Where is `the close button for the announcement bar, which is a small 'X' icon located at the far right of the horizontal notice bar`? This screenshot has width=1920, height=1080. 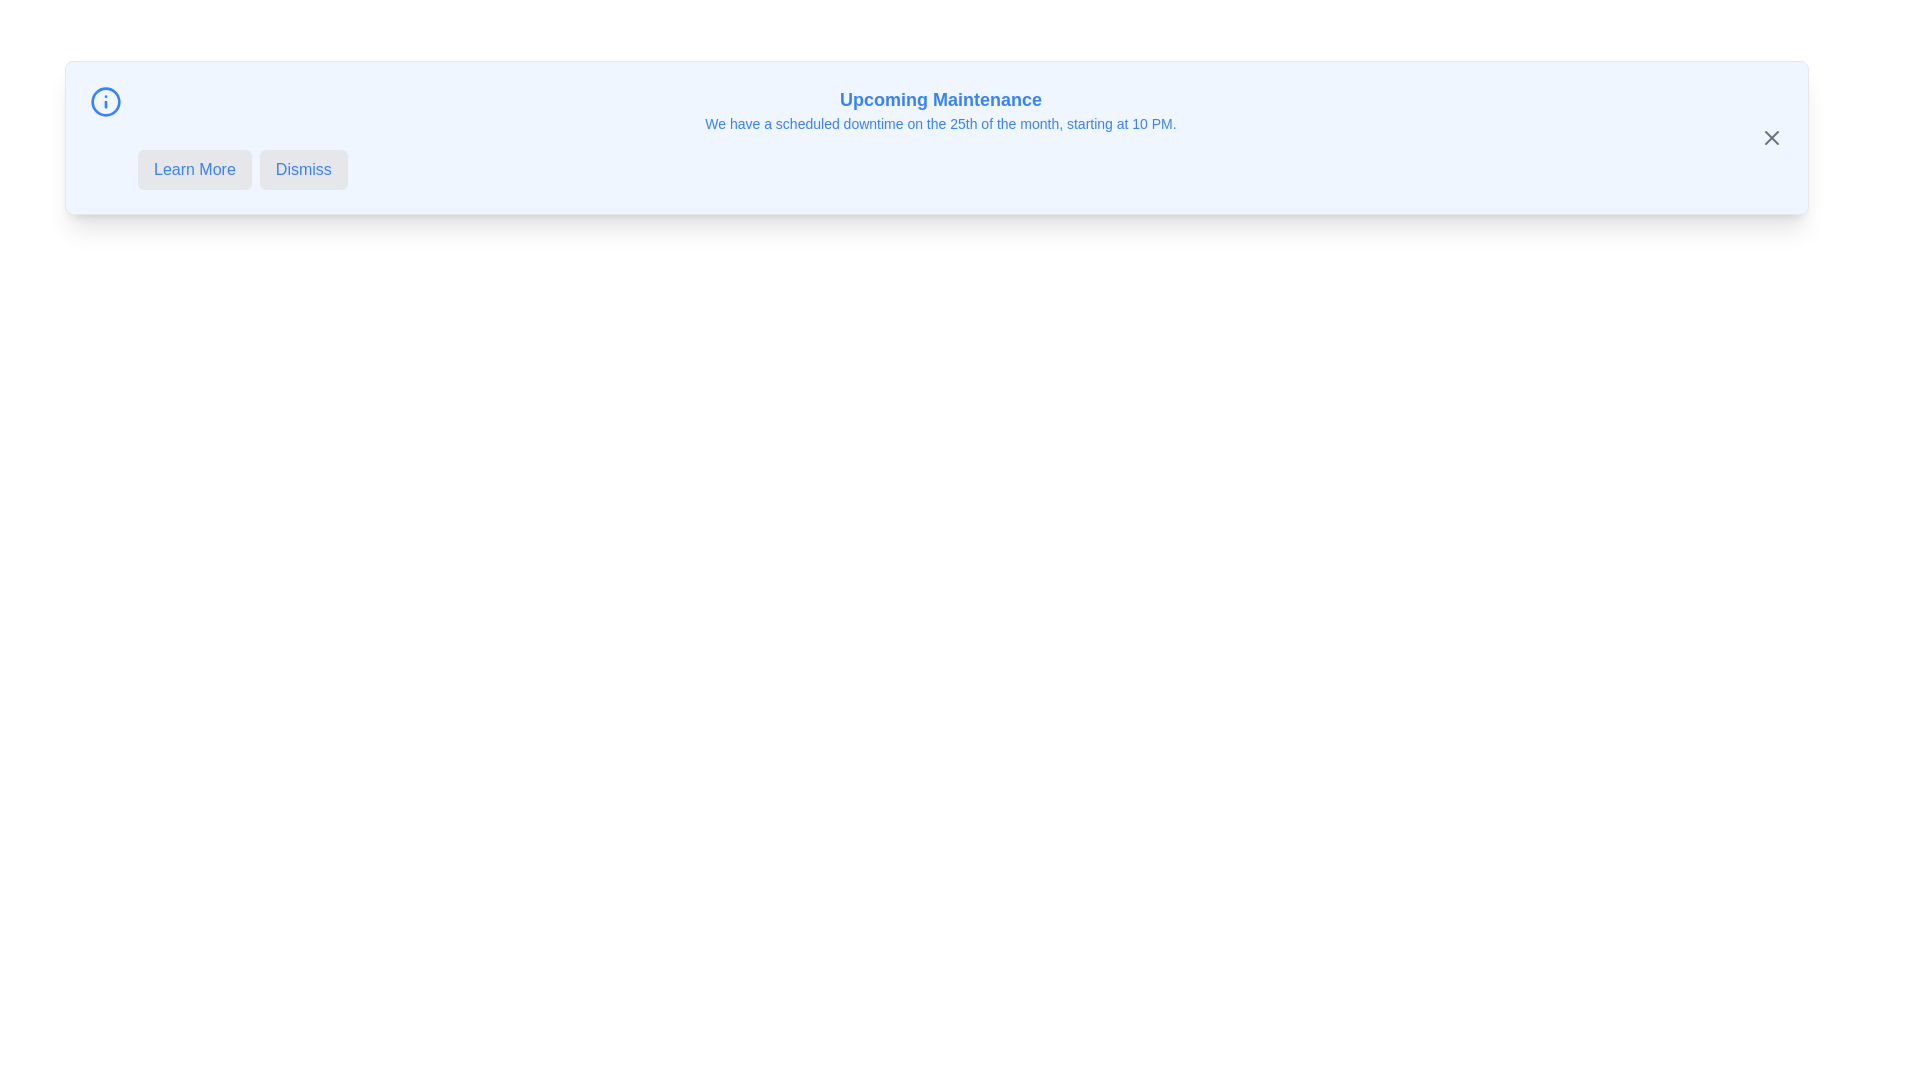
the close button for the announcement bar, which is a small 'X' icon located at the far right of the horizontal notice bar is located at coordinates (1771, 137).